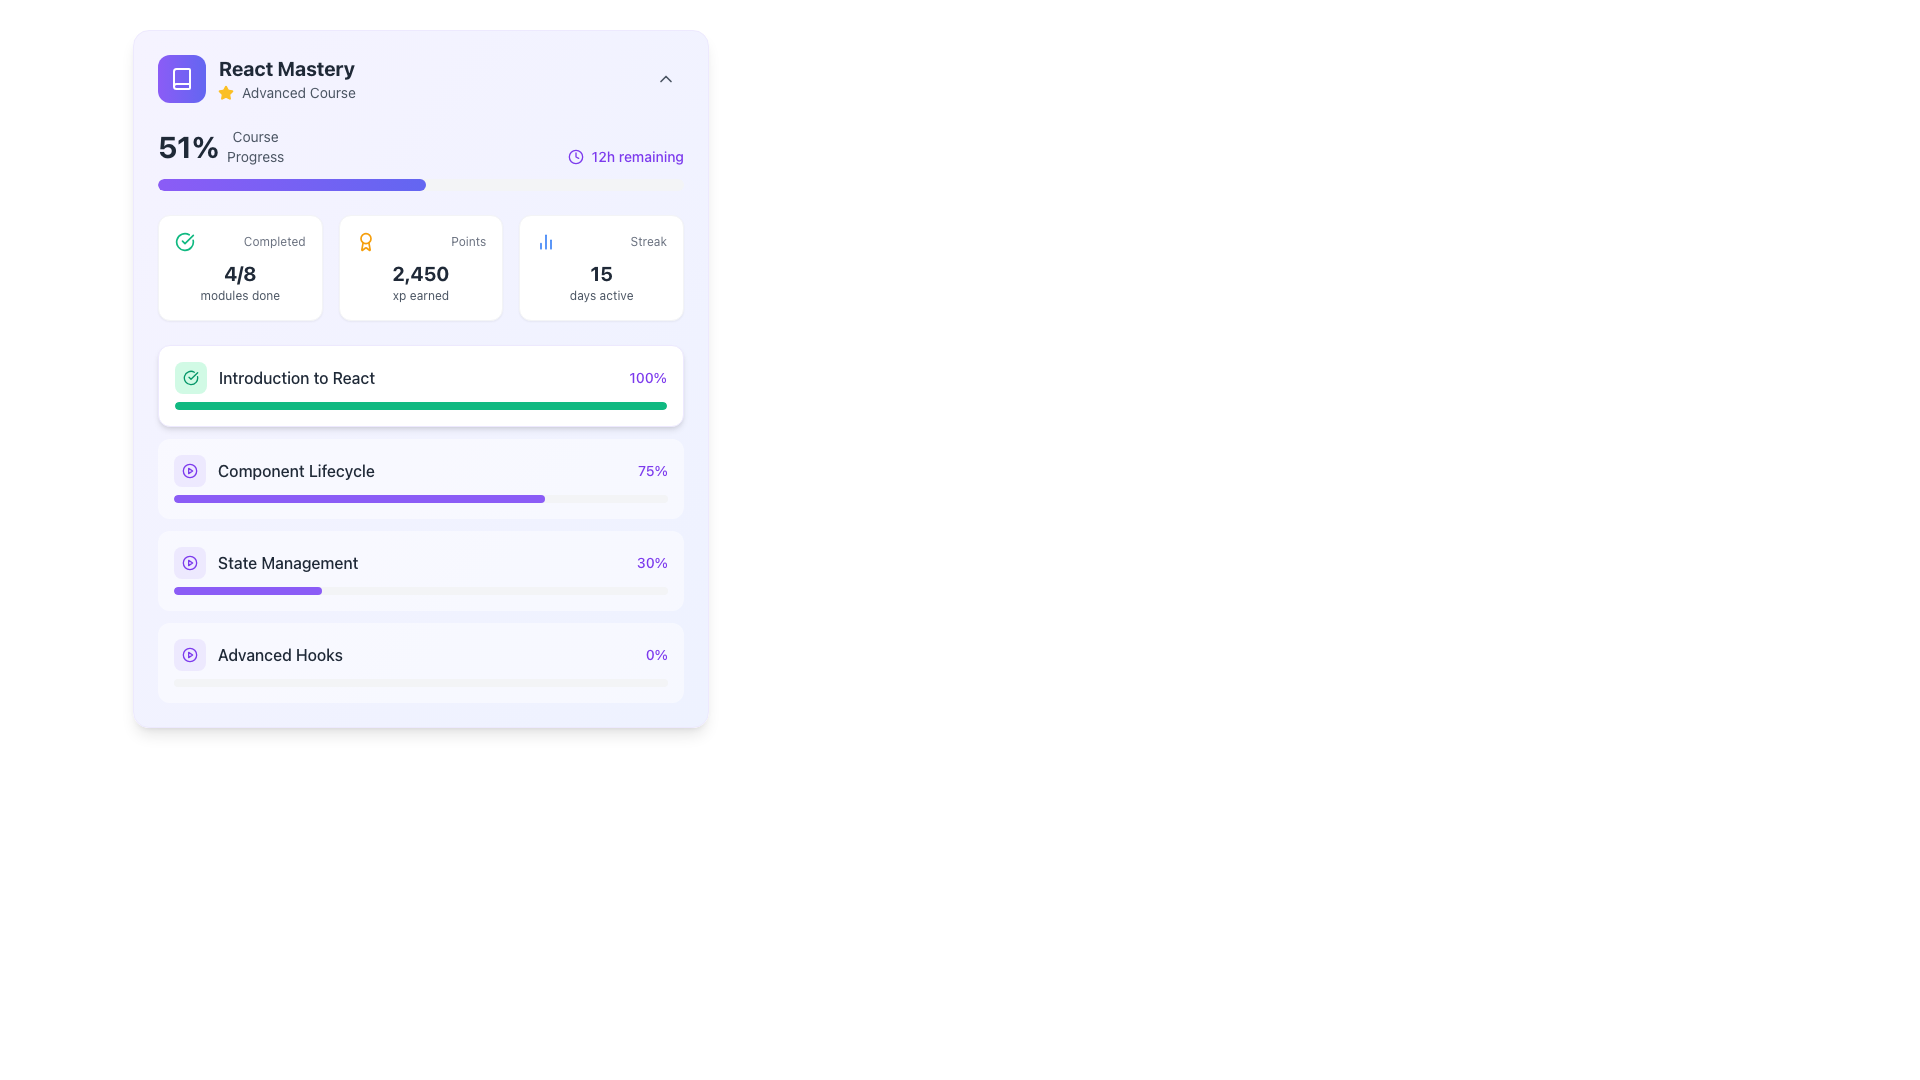 The image size is (1920, 1080). I want to click on the text label displaying '12h remaining' in violet color, positioned next to the clock icon within the 'React Mastery' card, so click(636, 156).